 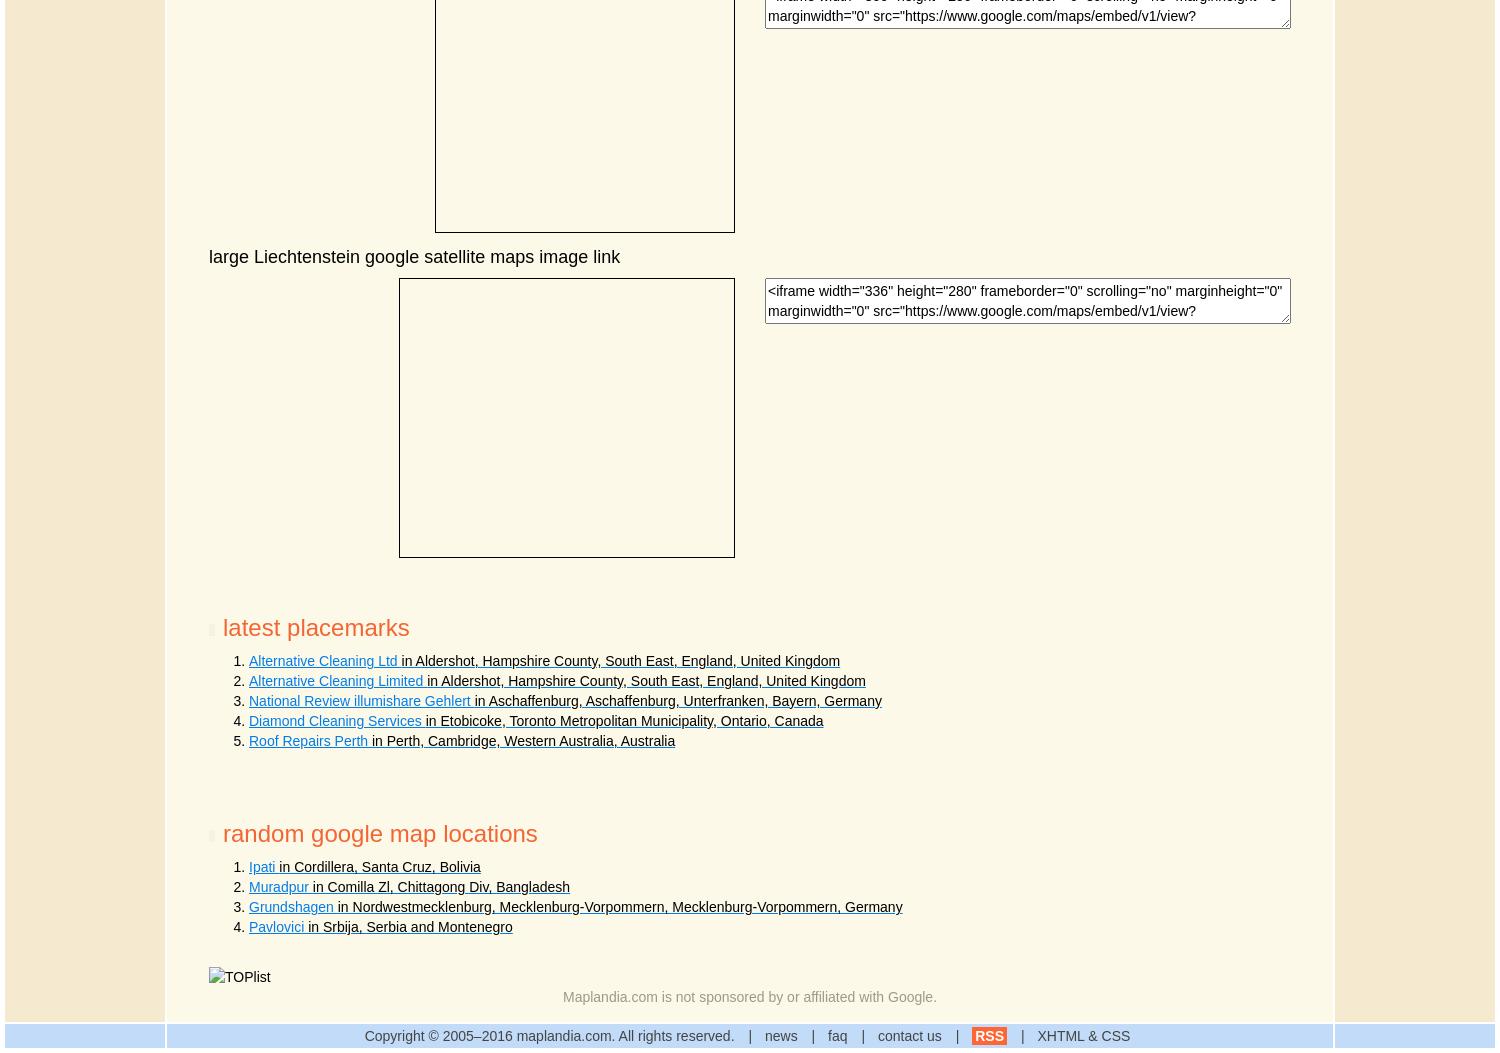 I want to click on 'Maplandia.com is not sponsored by or affiliated with Google.', so click(x=748, y=996).